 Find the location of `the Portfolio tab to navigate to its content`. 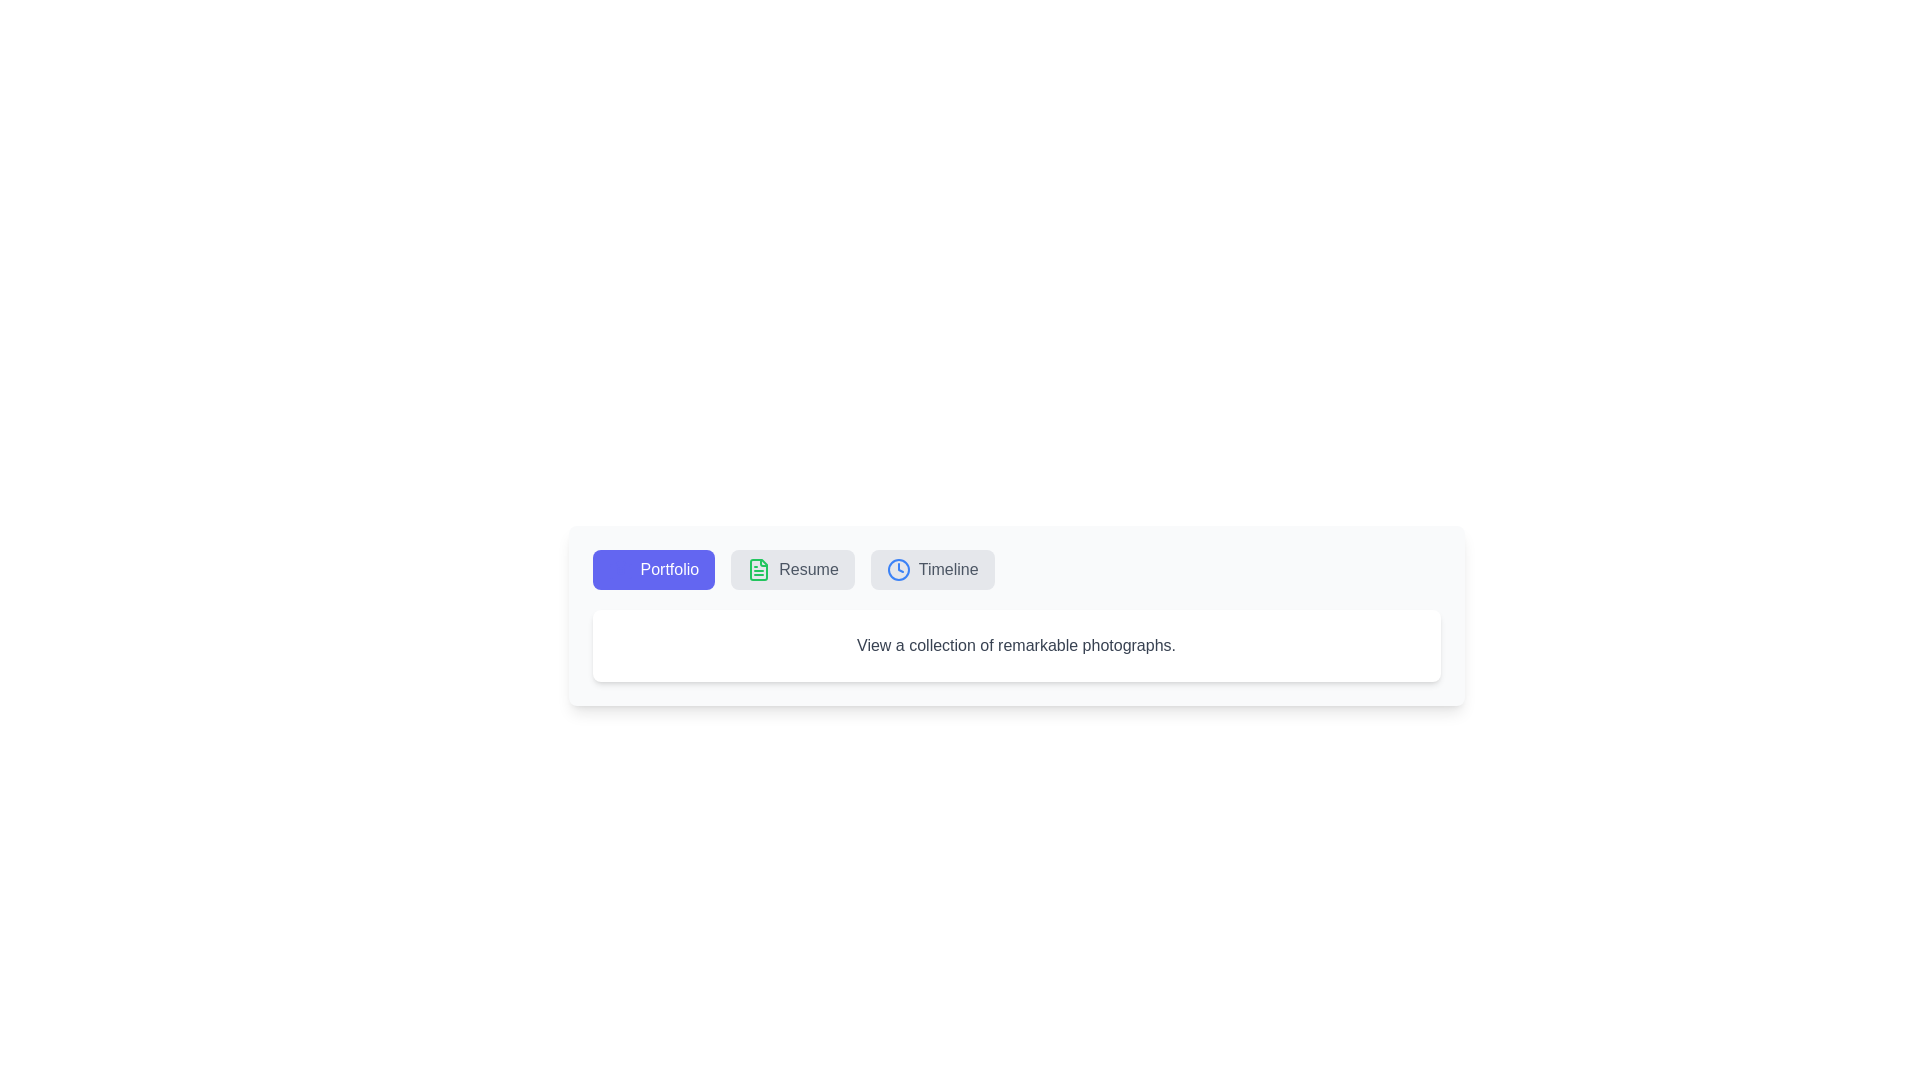

the Portfolio tab to navigate to its content is located at coordinates (653, 570).